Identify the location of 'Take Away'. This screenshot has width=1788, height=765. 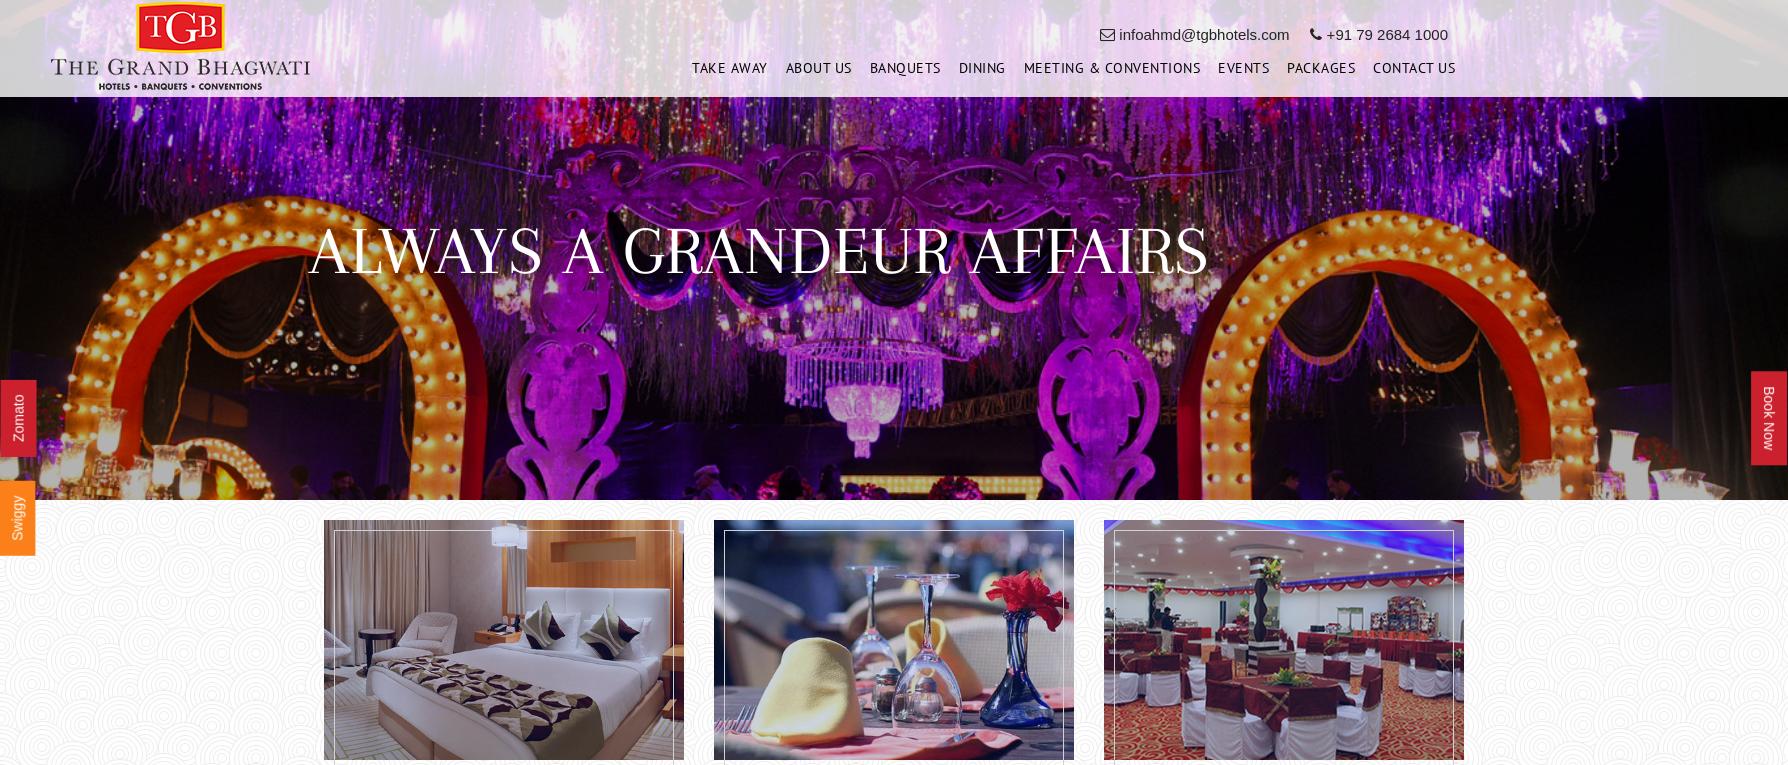
(728, 72).